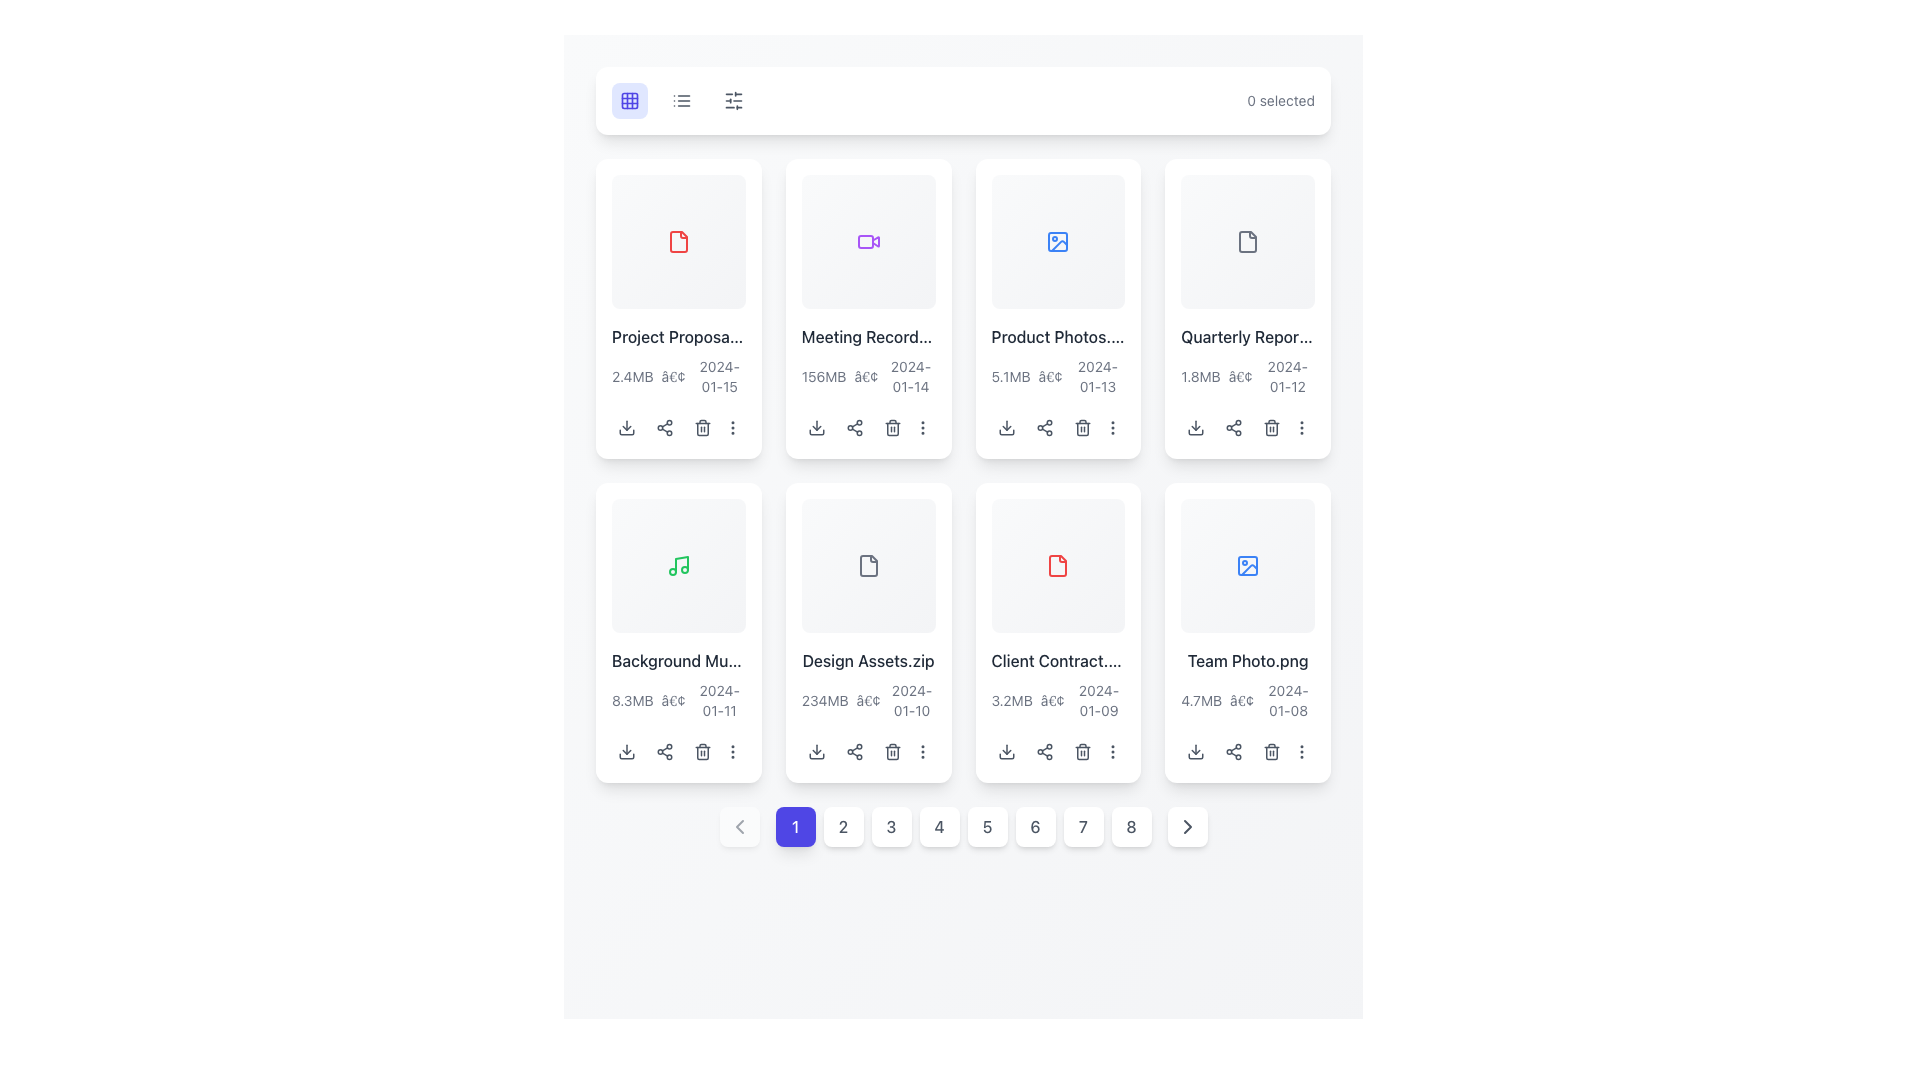  Describe the element at coordinates (678, 240) in the screenshot. I see `the document icon representing 'Project Proposal.pdf' located in the top-left corner of the grid layout` at that location.